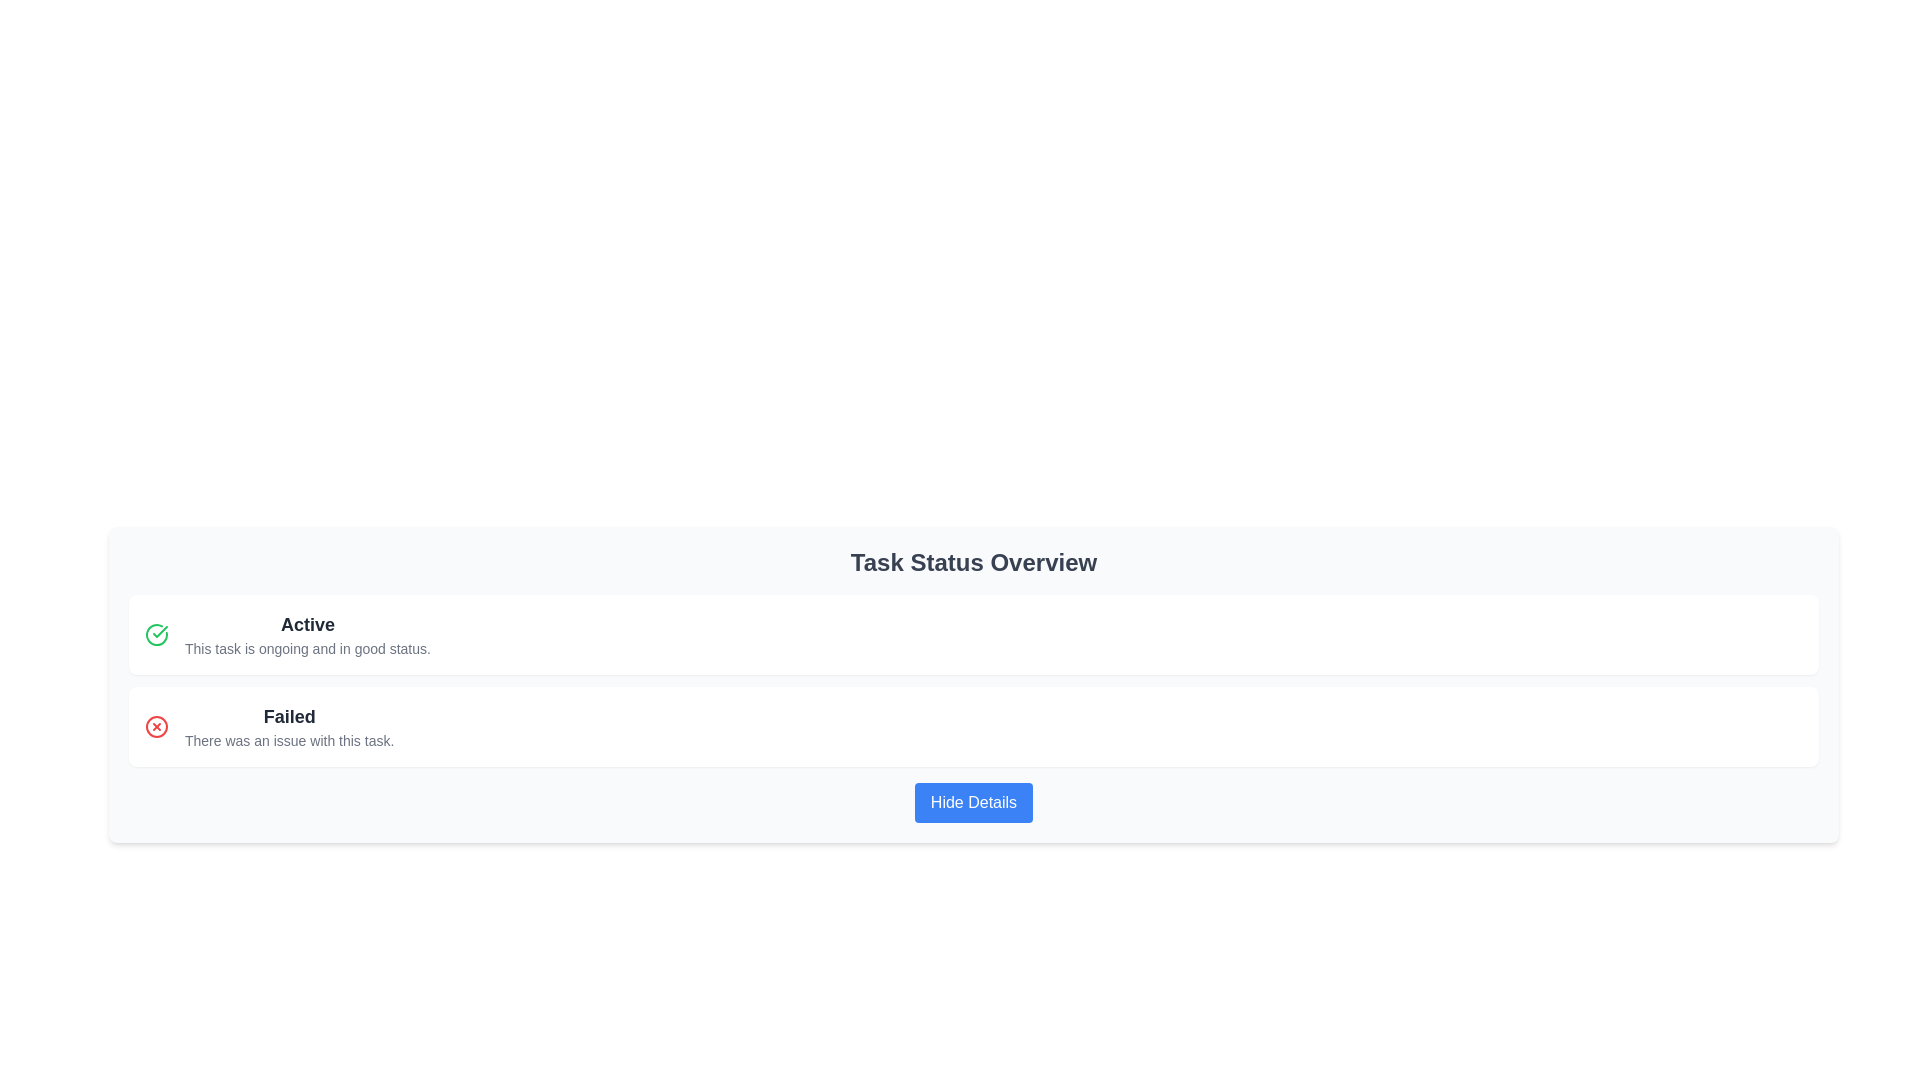  What do you see at coordinates (156, 635) in the screenshot?
I see `the first icon on the leftmost position of the vertical list, which indicates the success or active status of the associated item` at bounding box center [156, 635].